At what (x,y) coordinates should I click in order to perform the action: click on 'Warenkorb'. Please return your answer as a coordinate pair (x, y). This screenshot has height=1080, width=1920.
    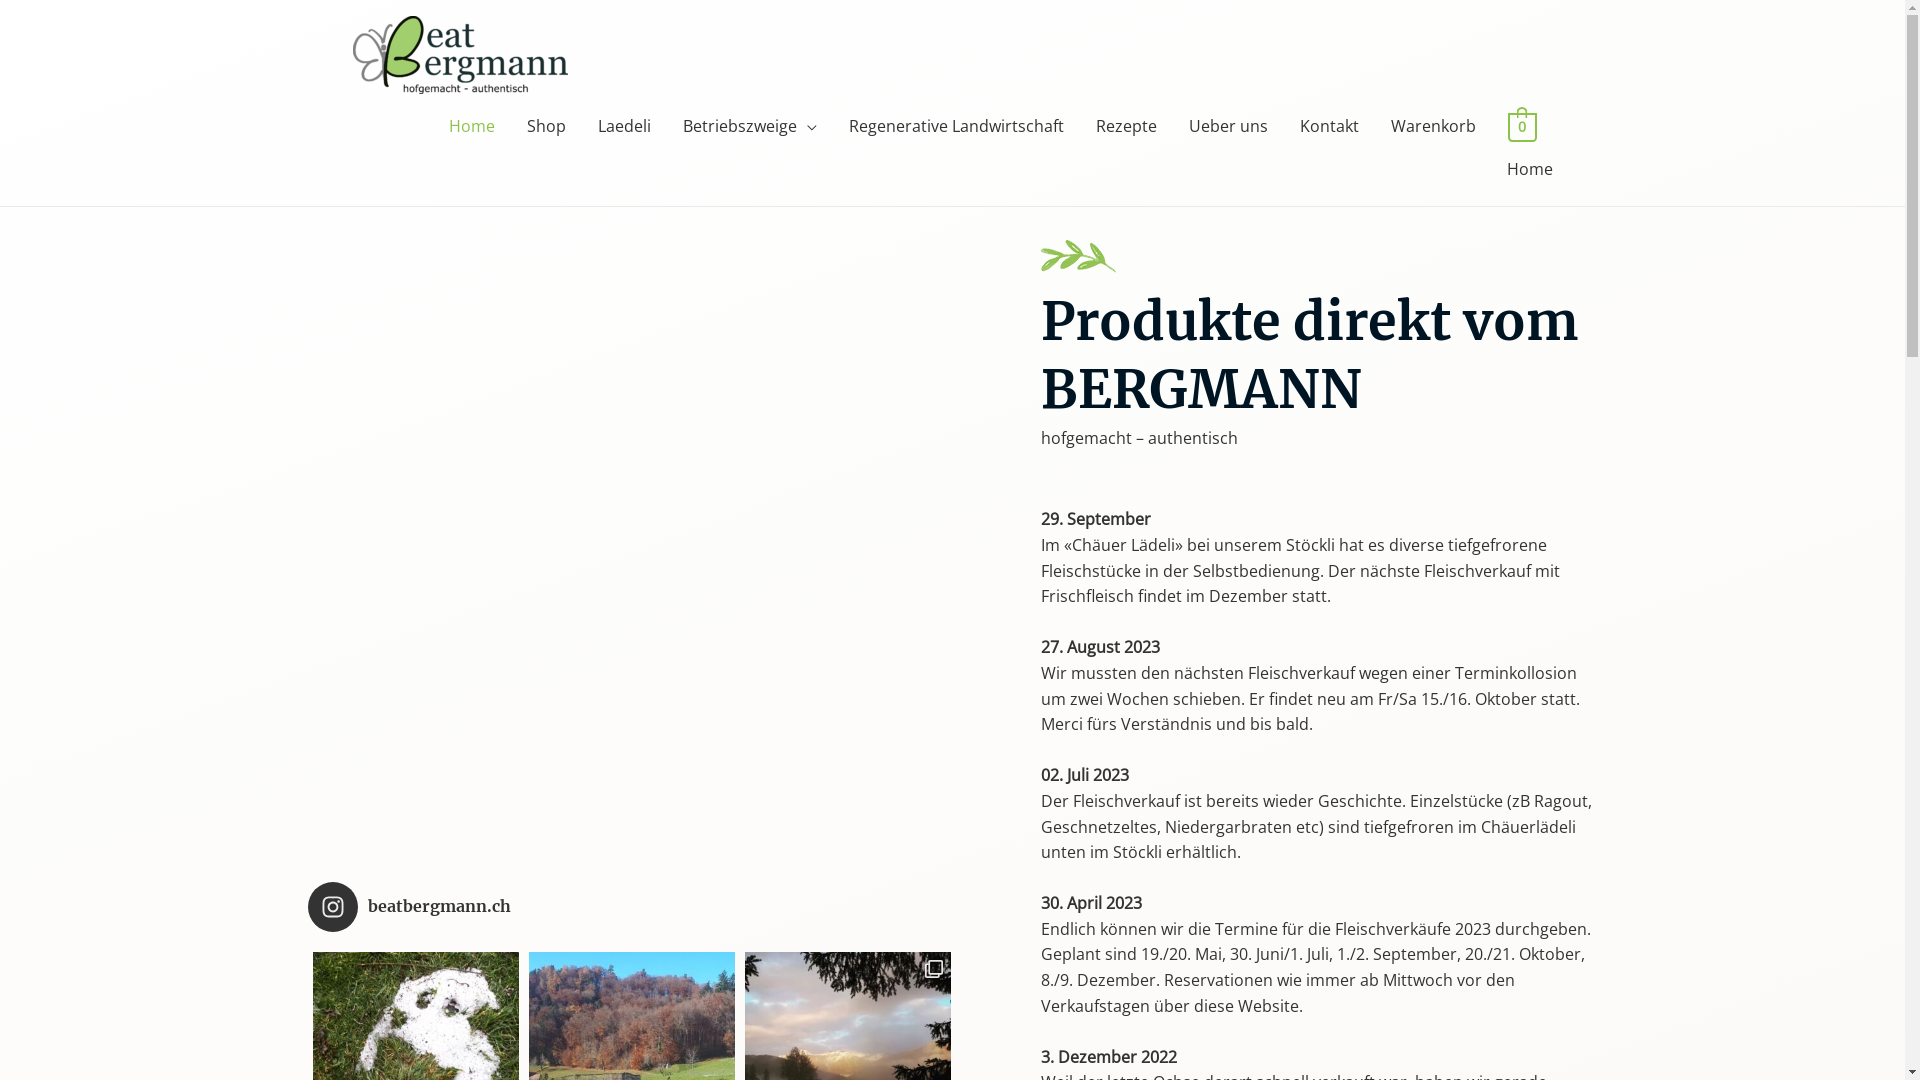
    Looking at the image, I should click on (1432, 126).